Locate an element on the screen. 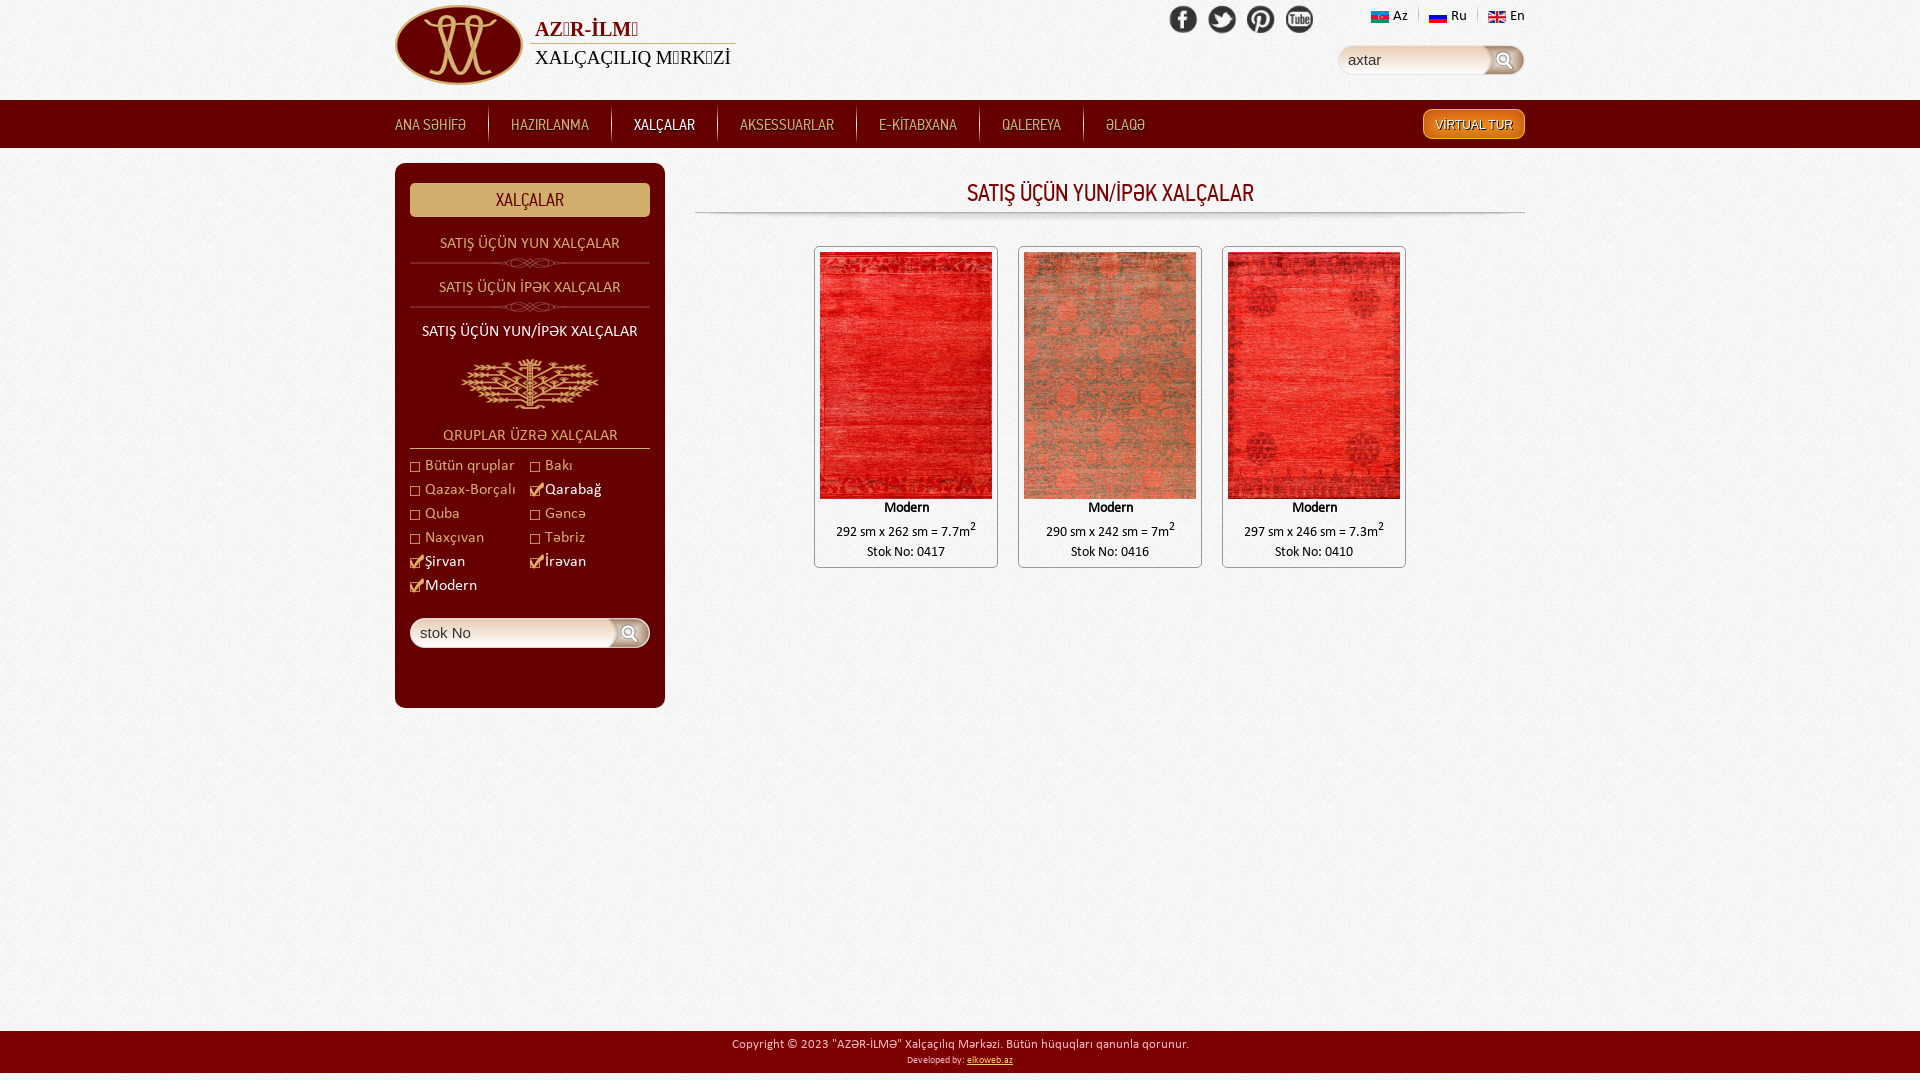  'Youtube' is located at coordinates (1300, 19).